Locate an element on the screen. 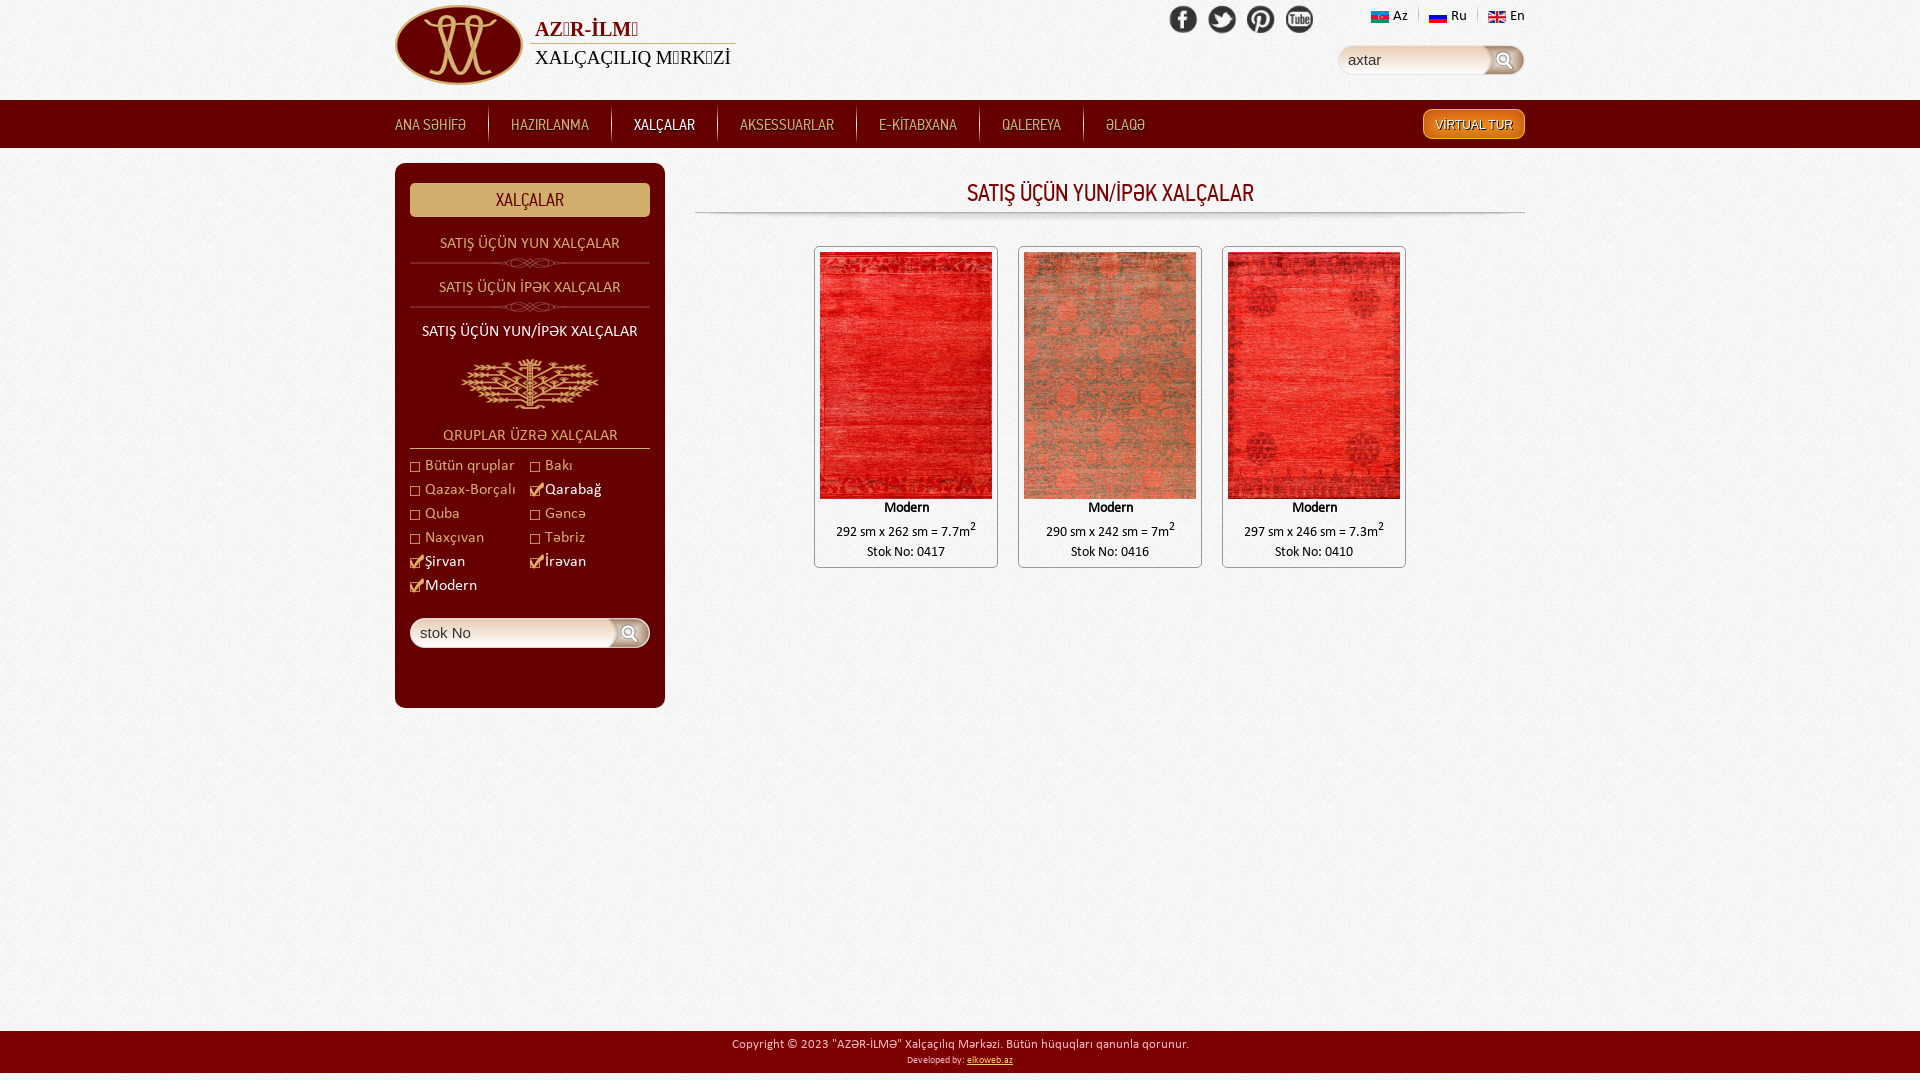  'Youtube' is located at coordinates (1300, 19).